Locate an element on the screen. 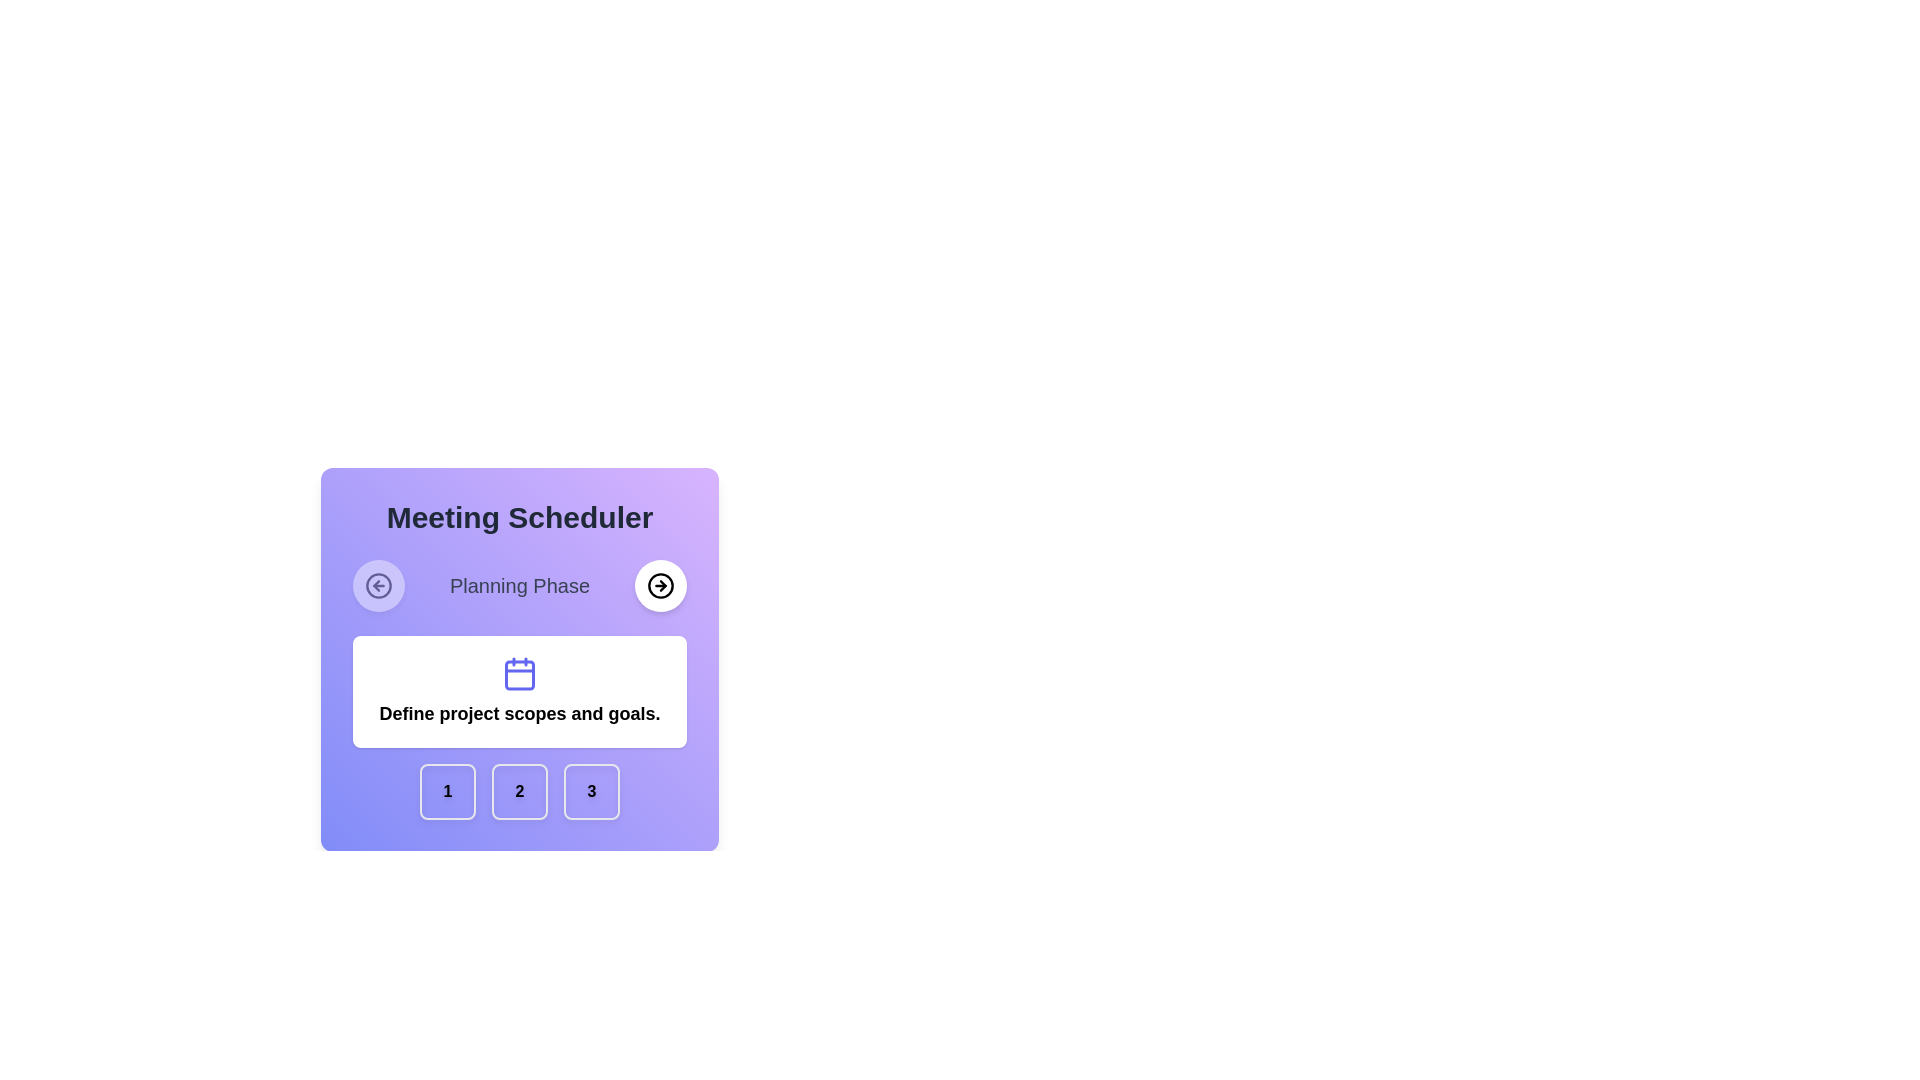 The image size is (1920, 1080). the forward navigation icon button located in the top-right corner of the 'Meeting Scheduler' card is located at coordinates (661, 585).